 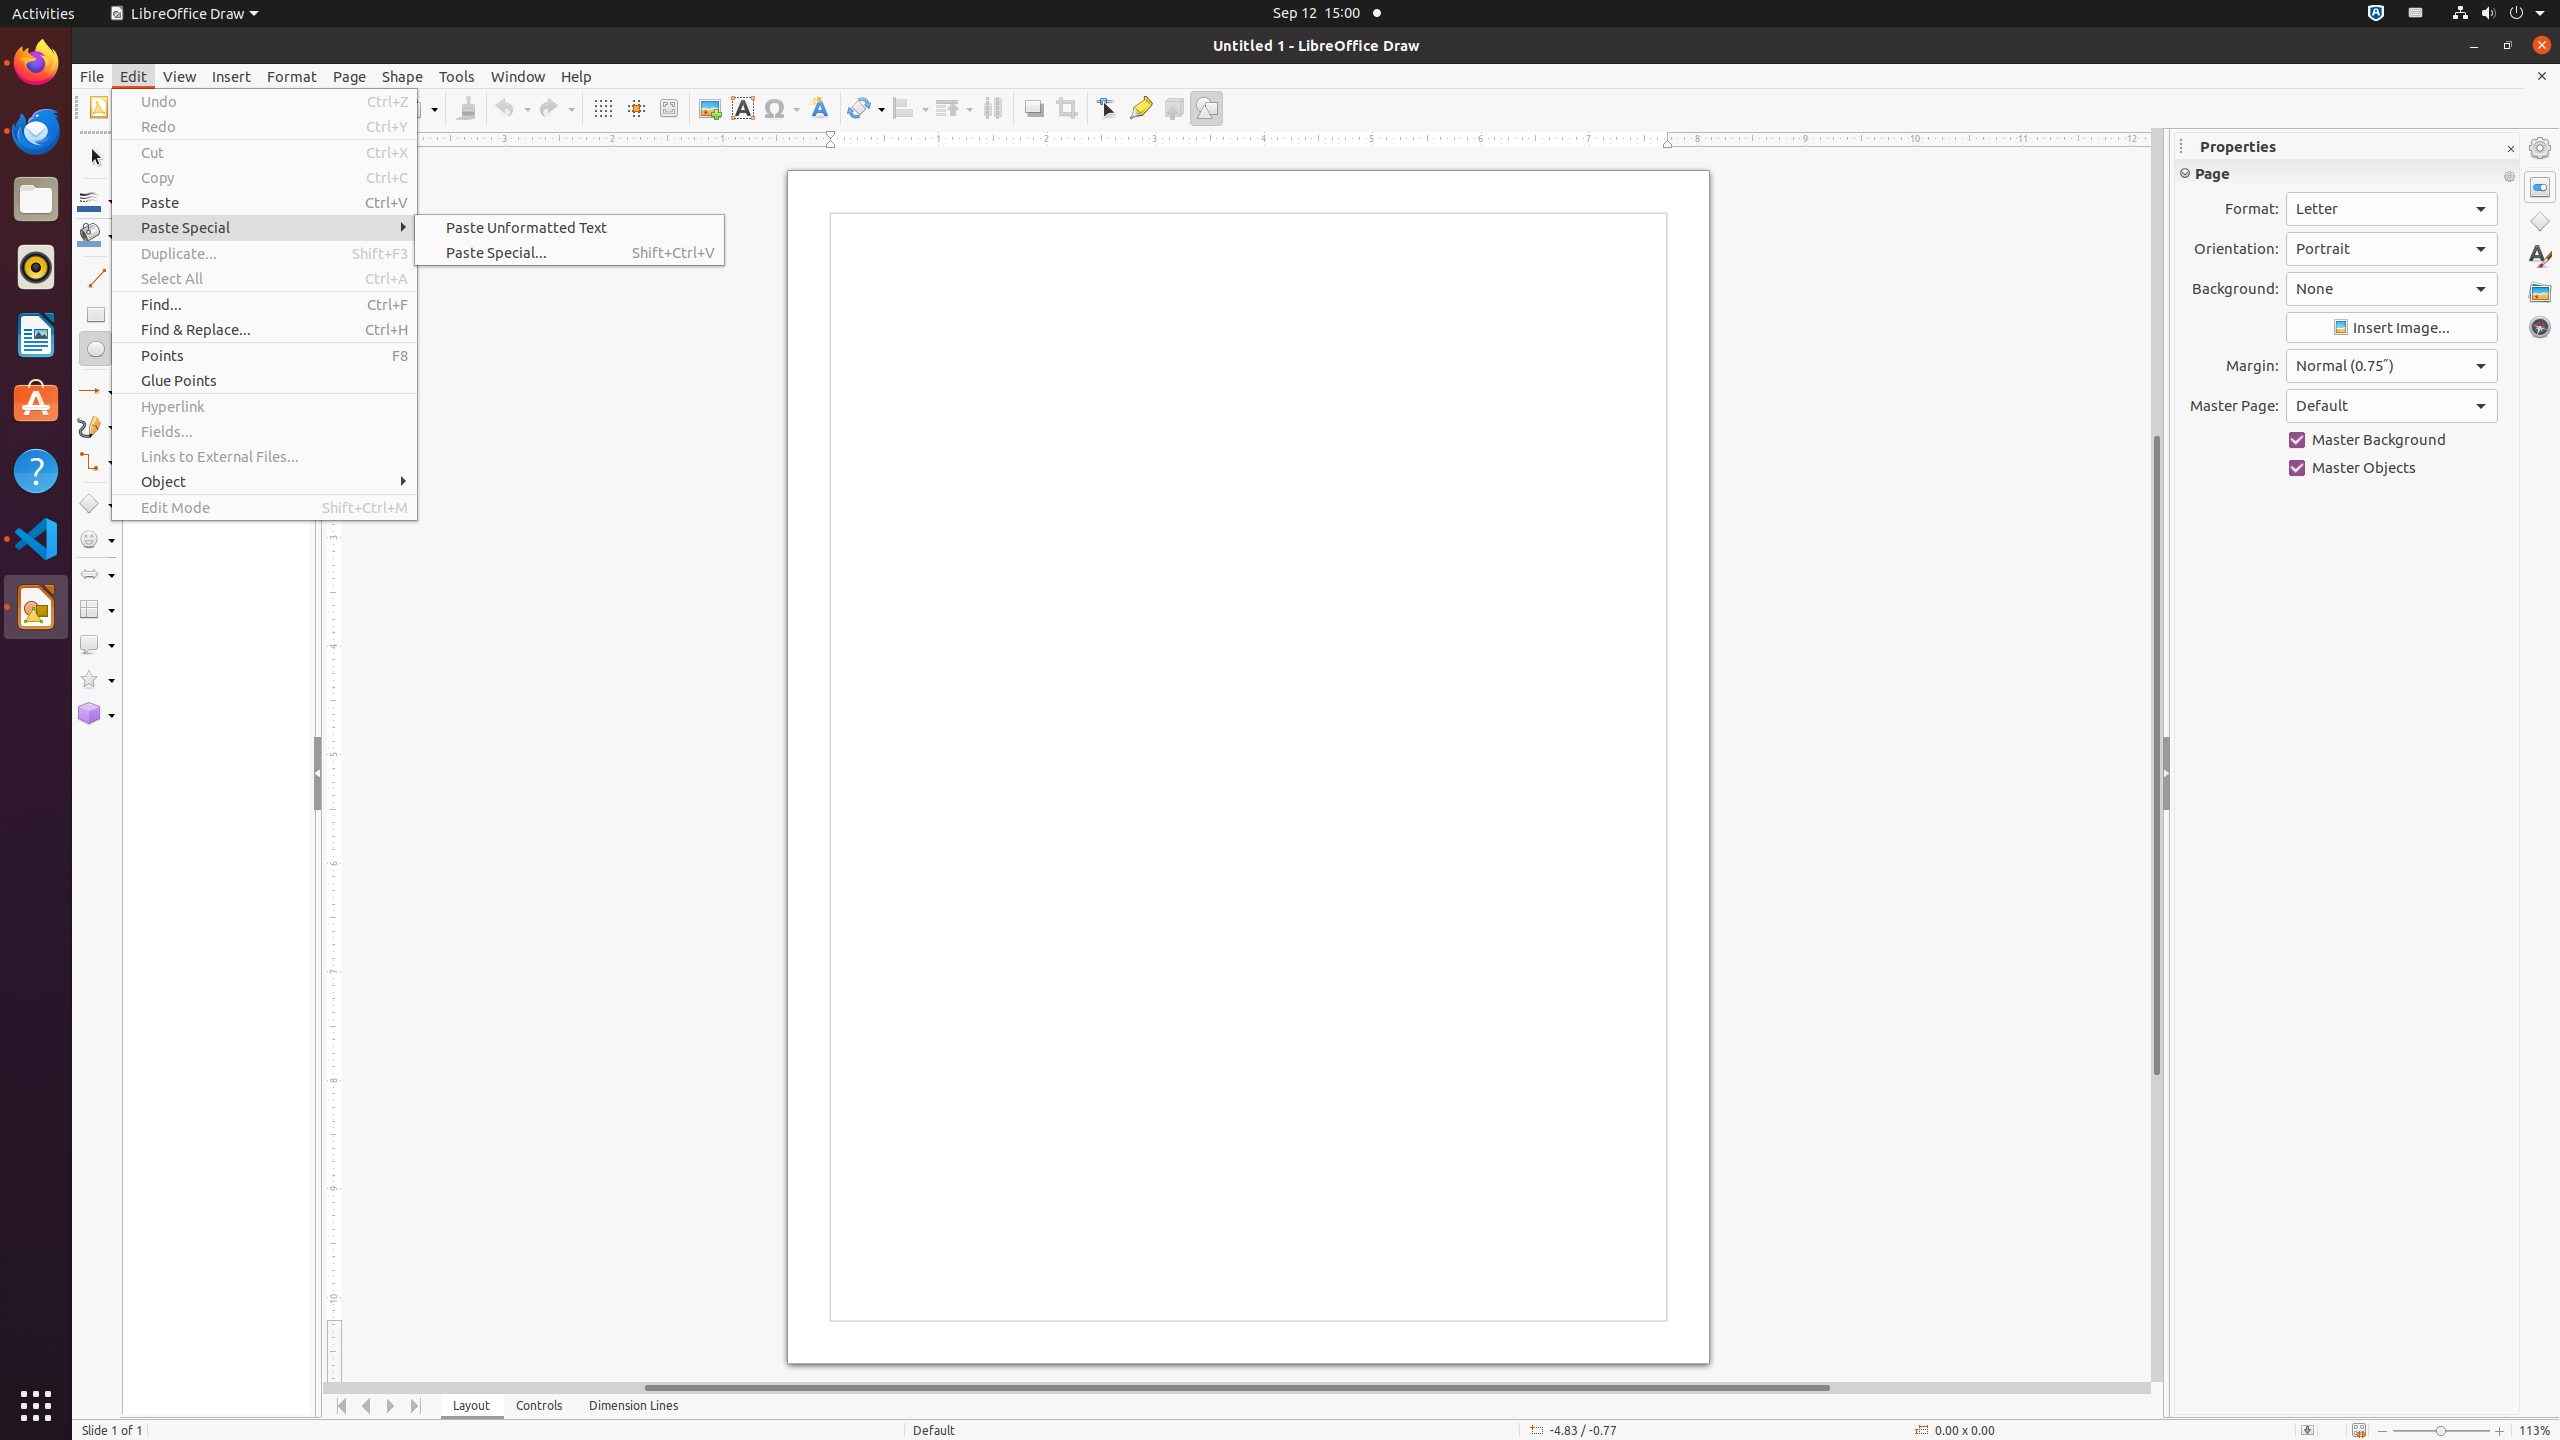 What do you see at coordinates (264, 176) in the screenshot?
I see `'Copy'` at bounding box center [264, 176].